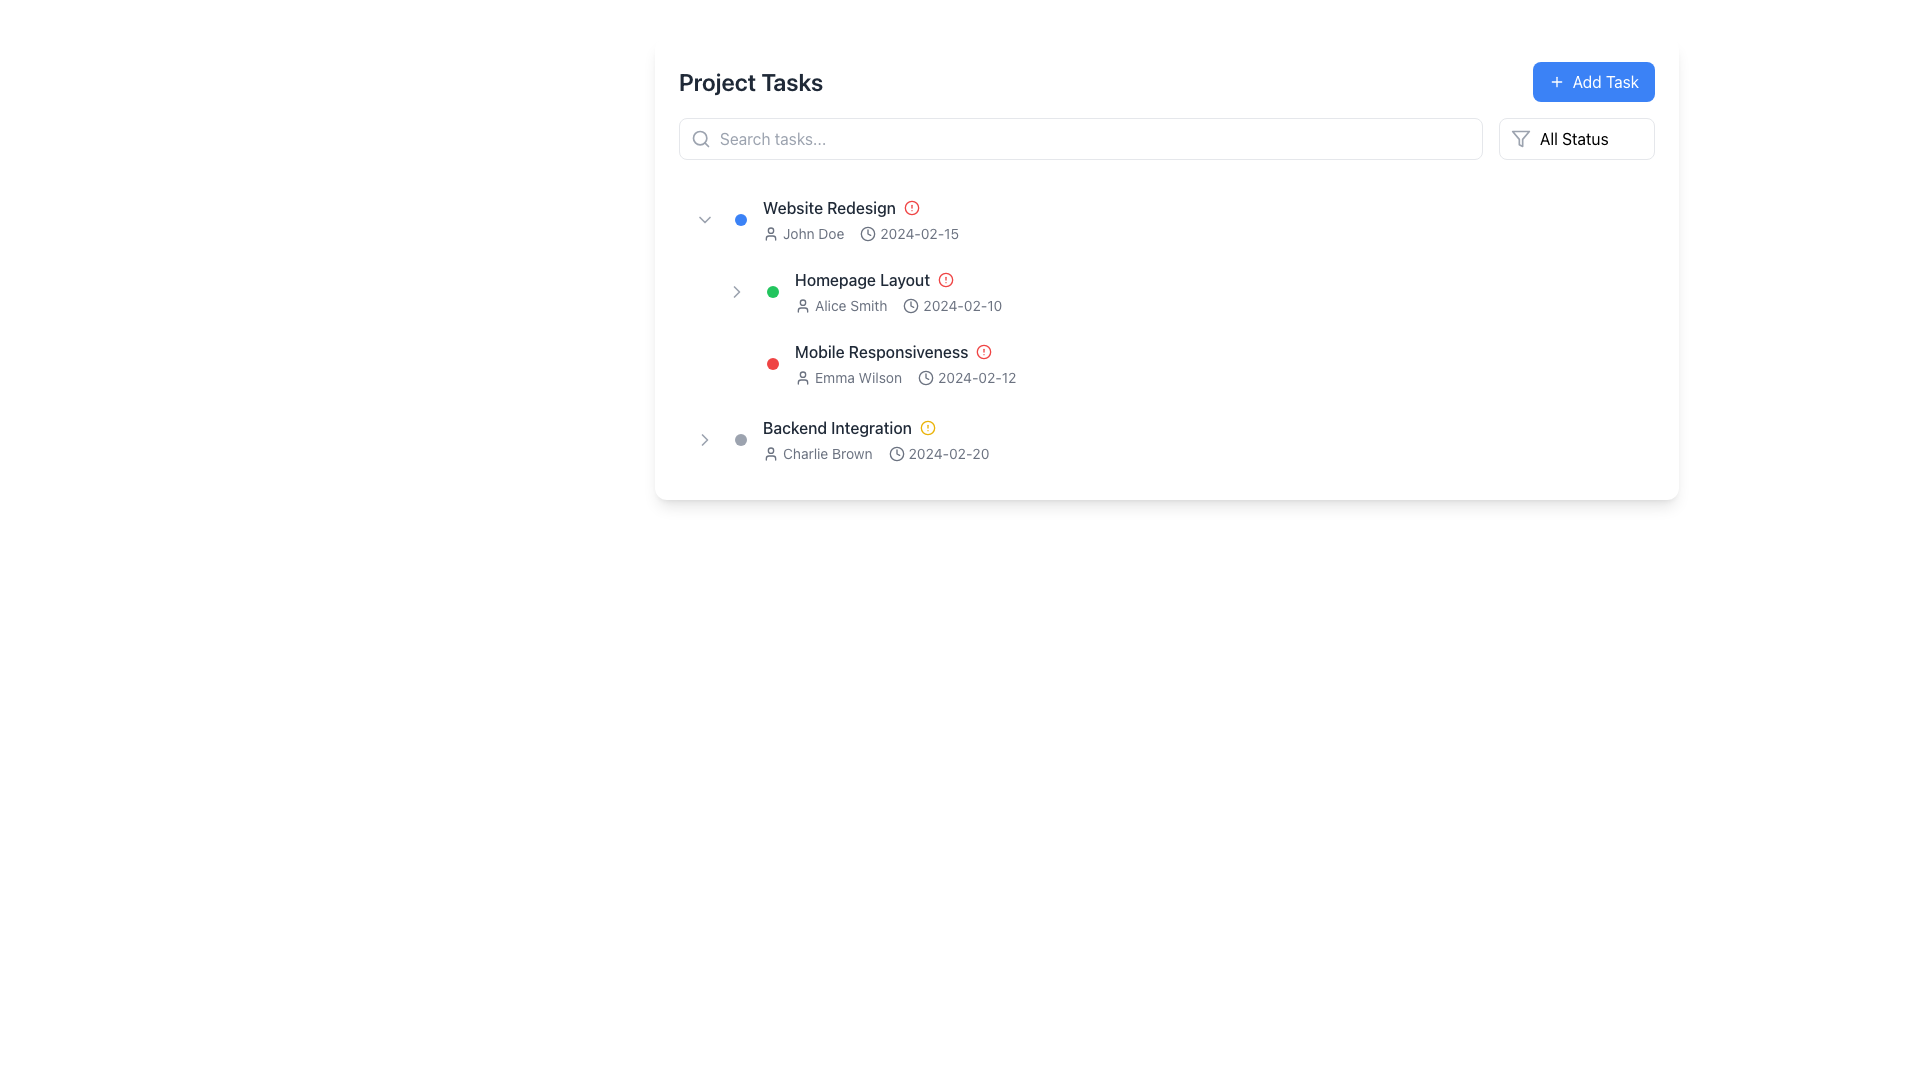  I want to click on the SVG icon representing a filter, which resembles a funnel and is located in the top-left section of the task search bar, so click(1520, 137).